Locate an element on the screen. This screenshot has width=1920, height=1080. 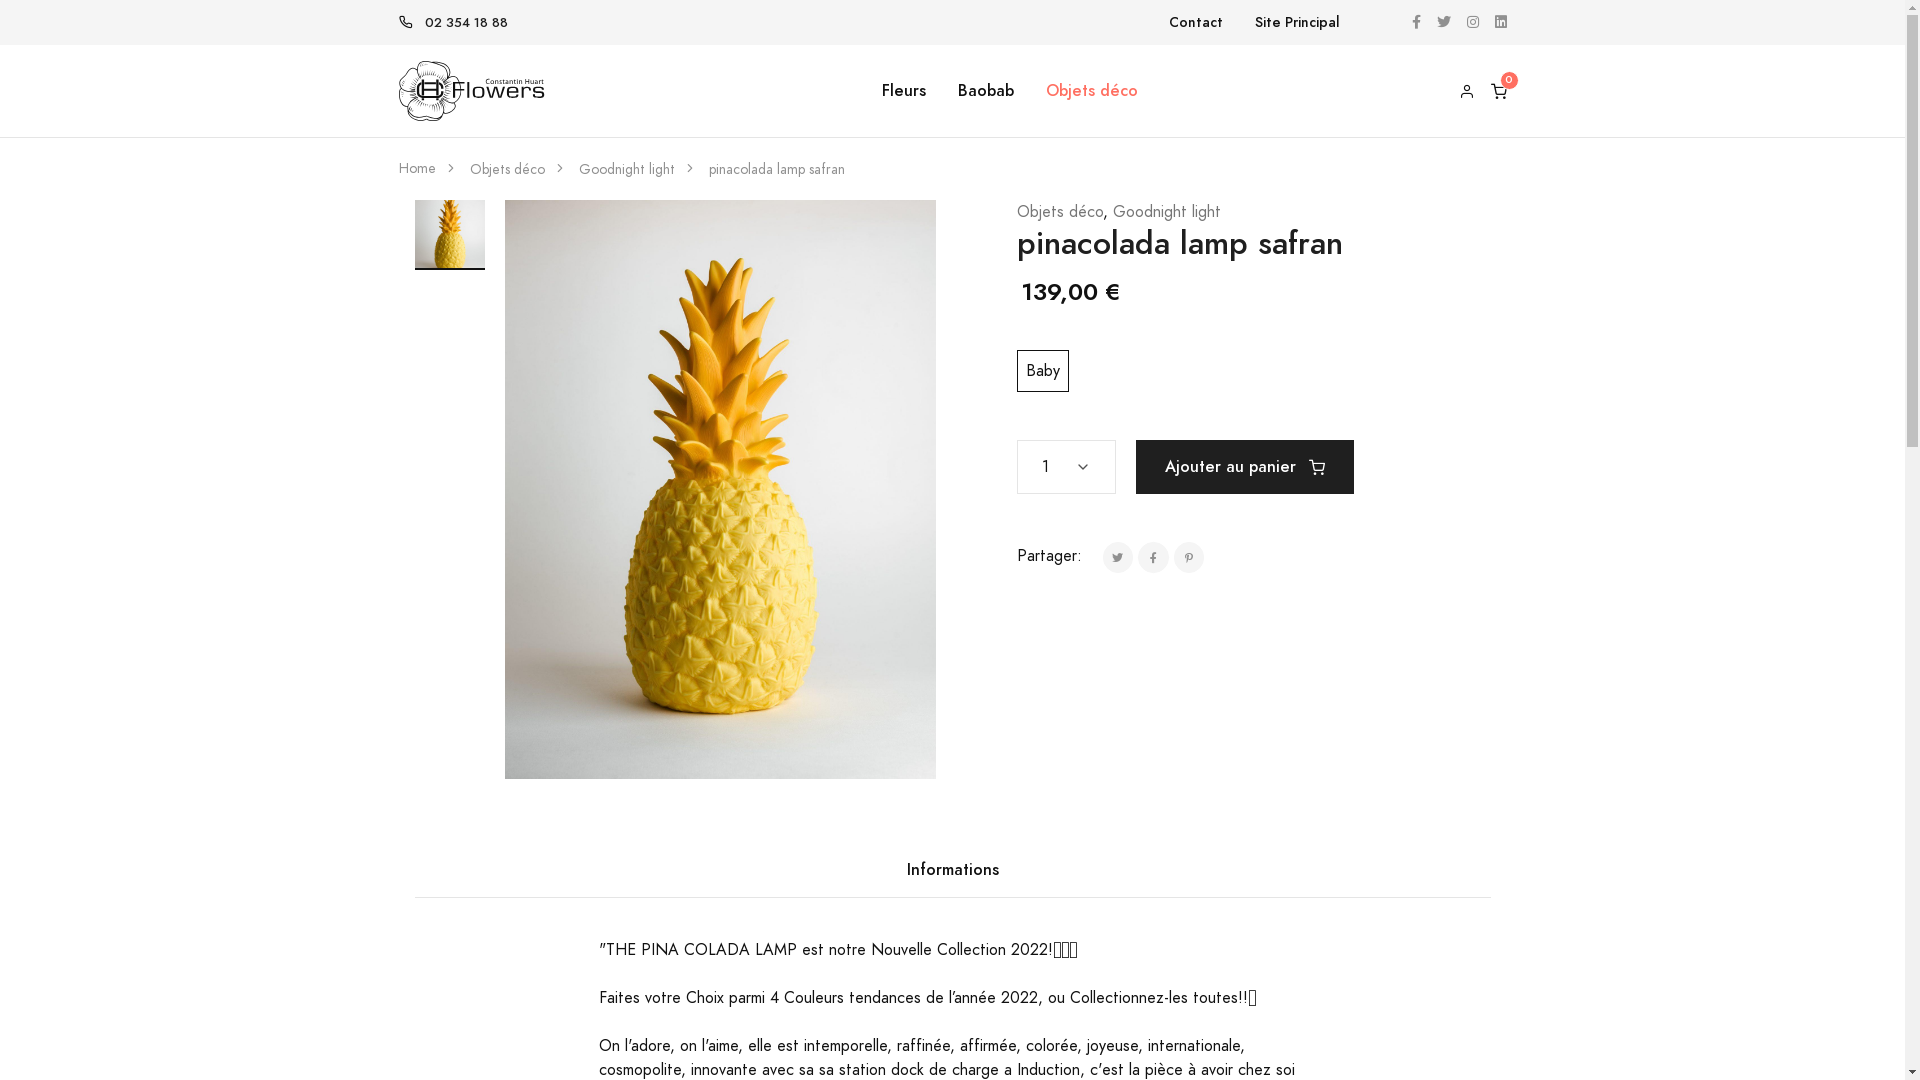
'Home' is located at coordinates (415, 167).